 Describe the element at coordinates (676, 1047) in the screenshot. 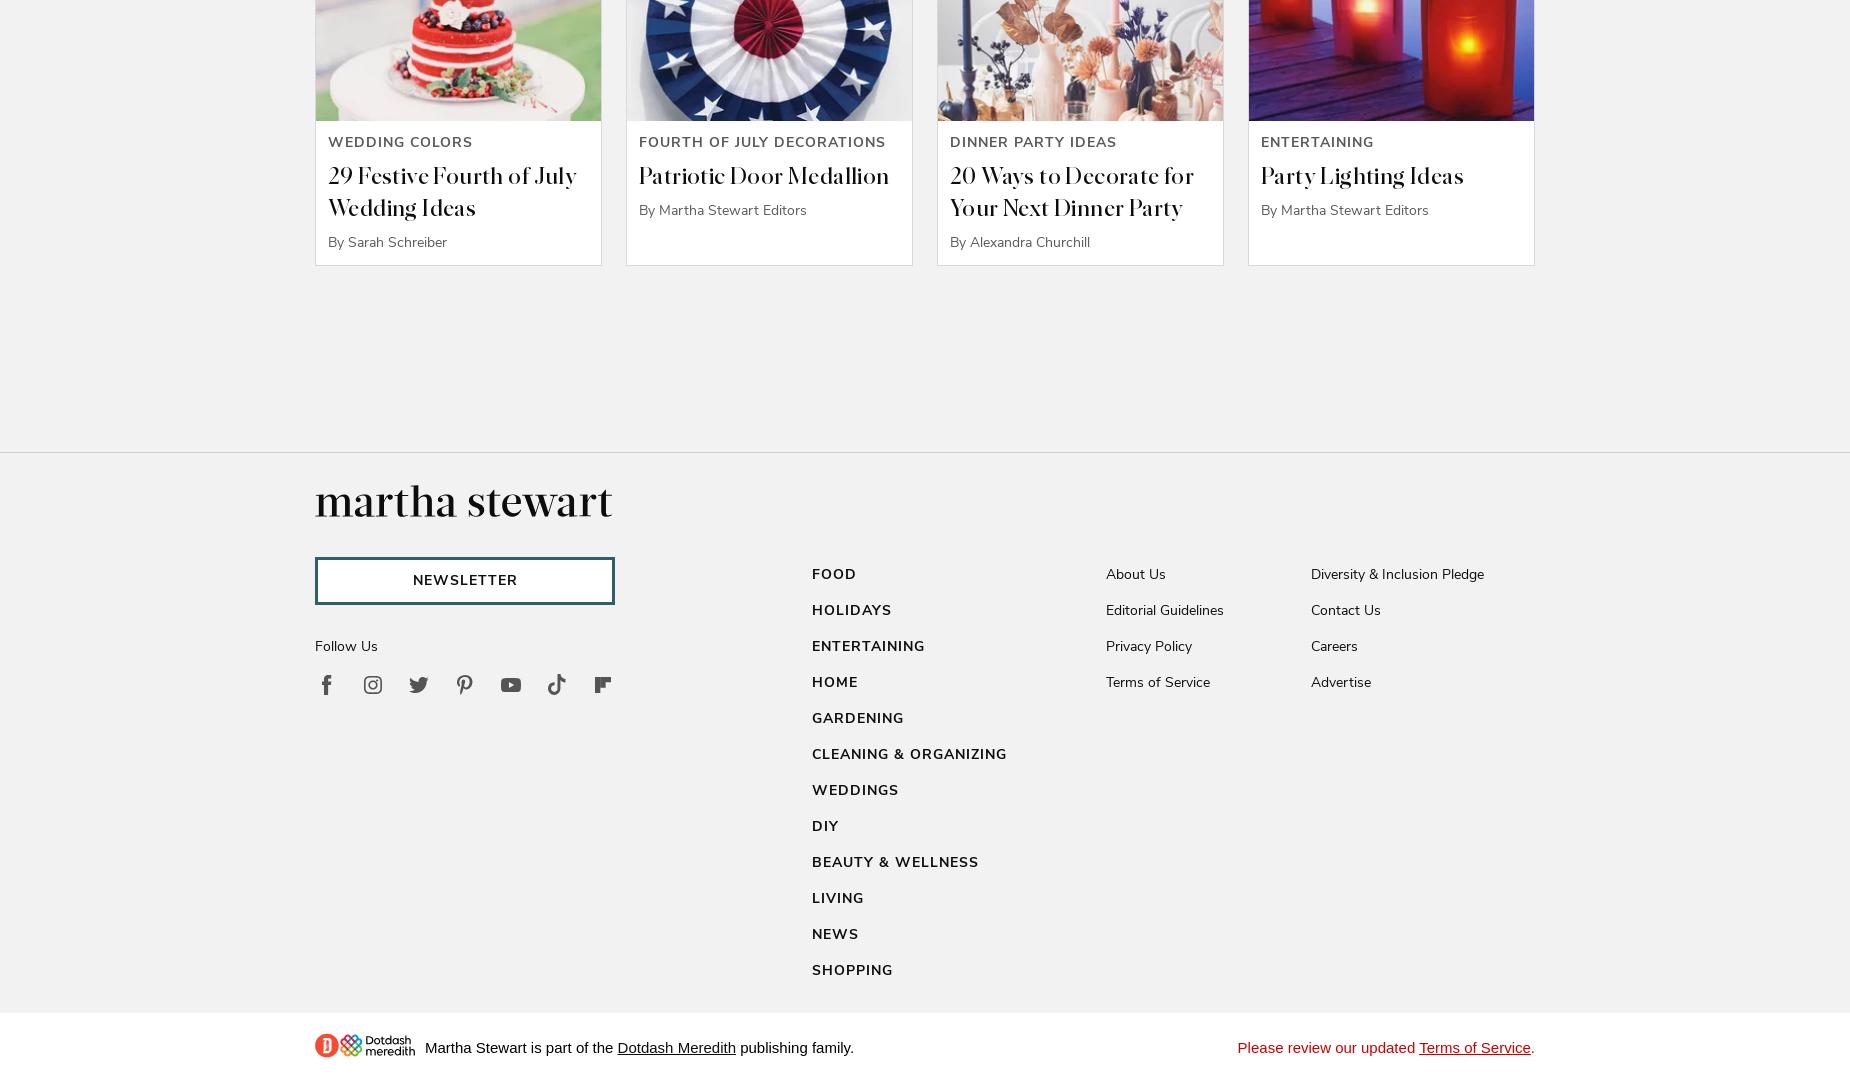

I see `'Dotdash Meredith'` at that location.